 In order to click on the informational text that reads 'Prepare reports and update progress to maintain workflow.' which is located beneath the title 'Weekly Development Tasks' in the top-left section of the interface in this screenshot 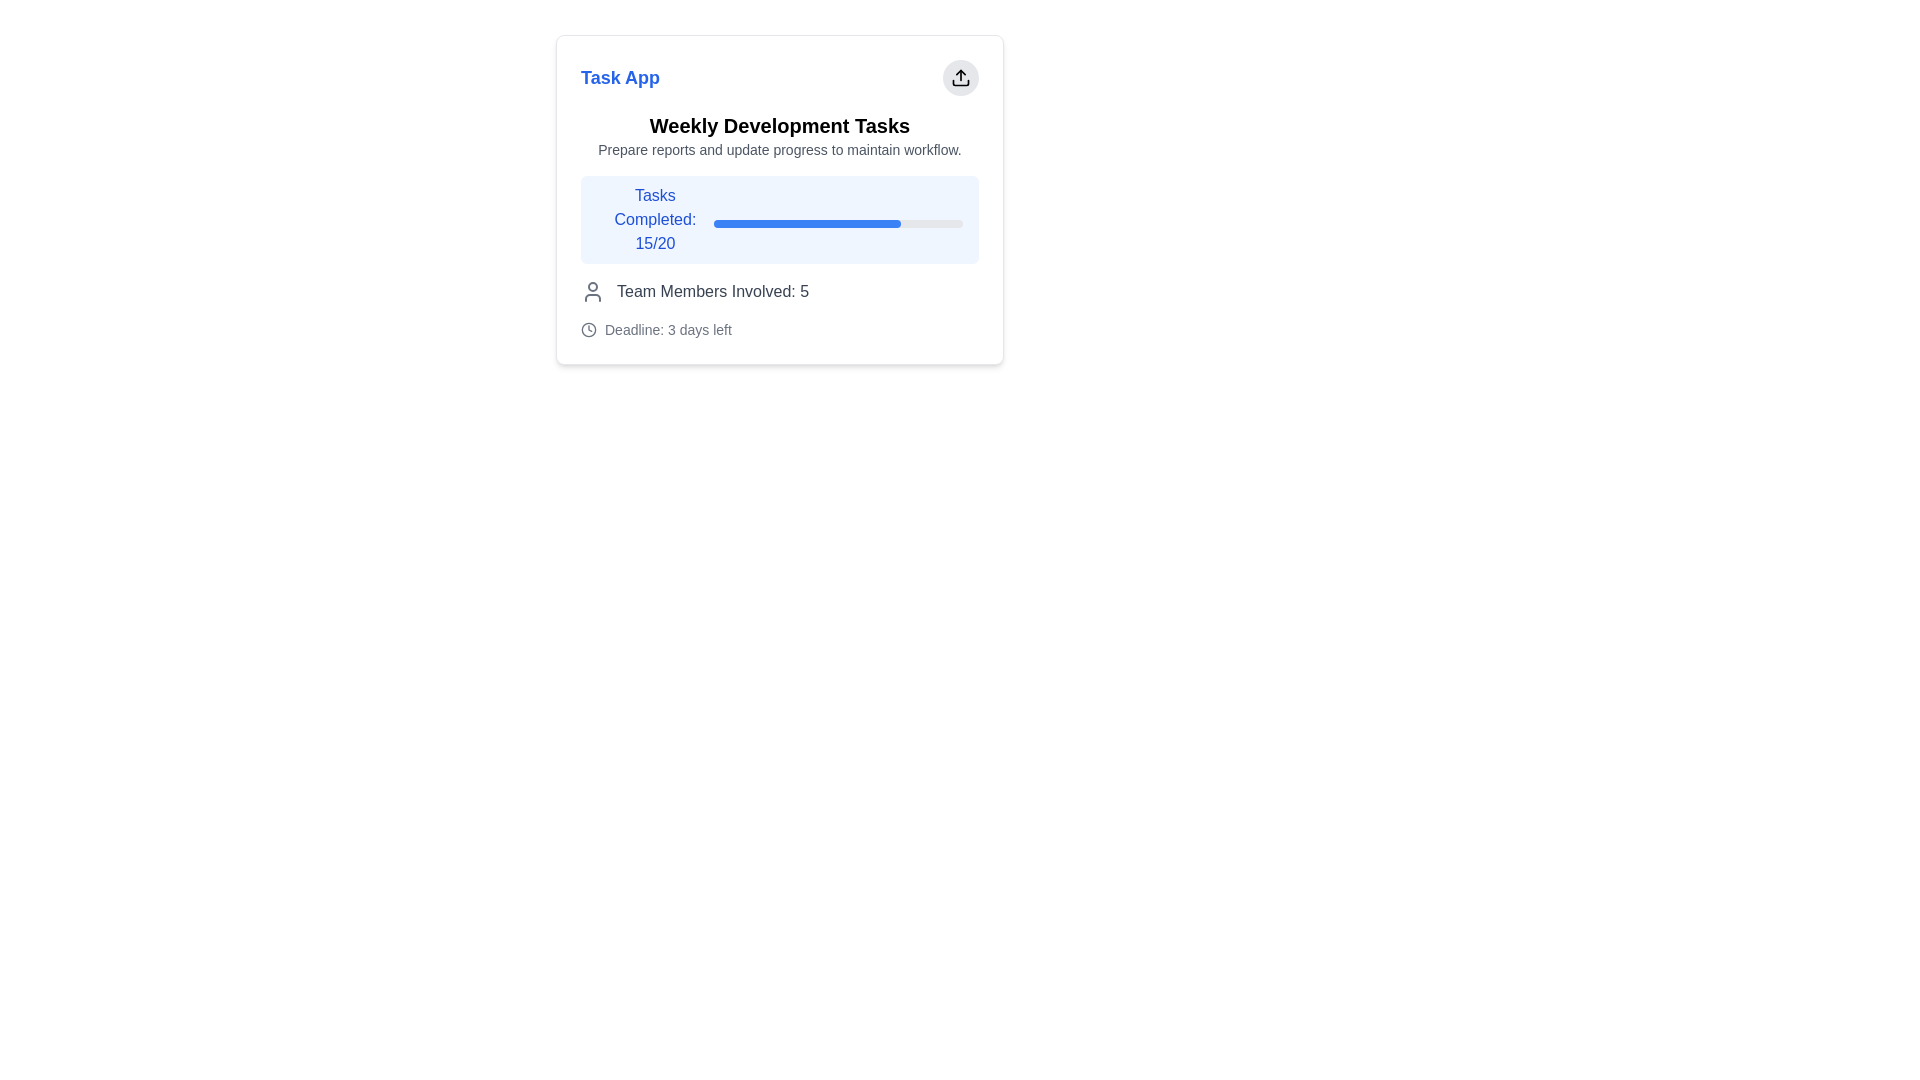, I will do `click(778, 149)`.